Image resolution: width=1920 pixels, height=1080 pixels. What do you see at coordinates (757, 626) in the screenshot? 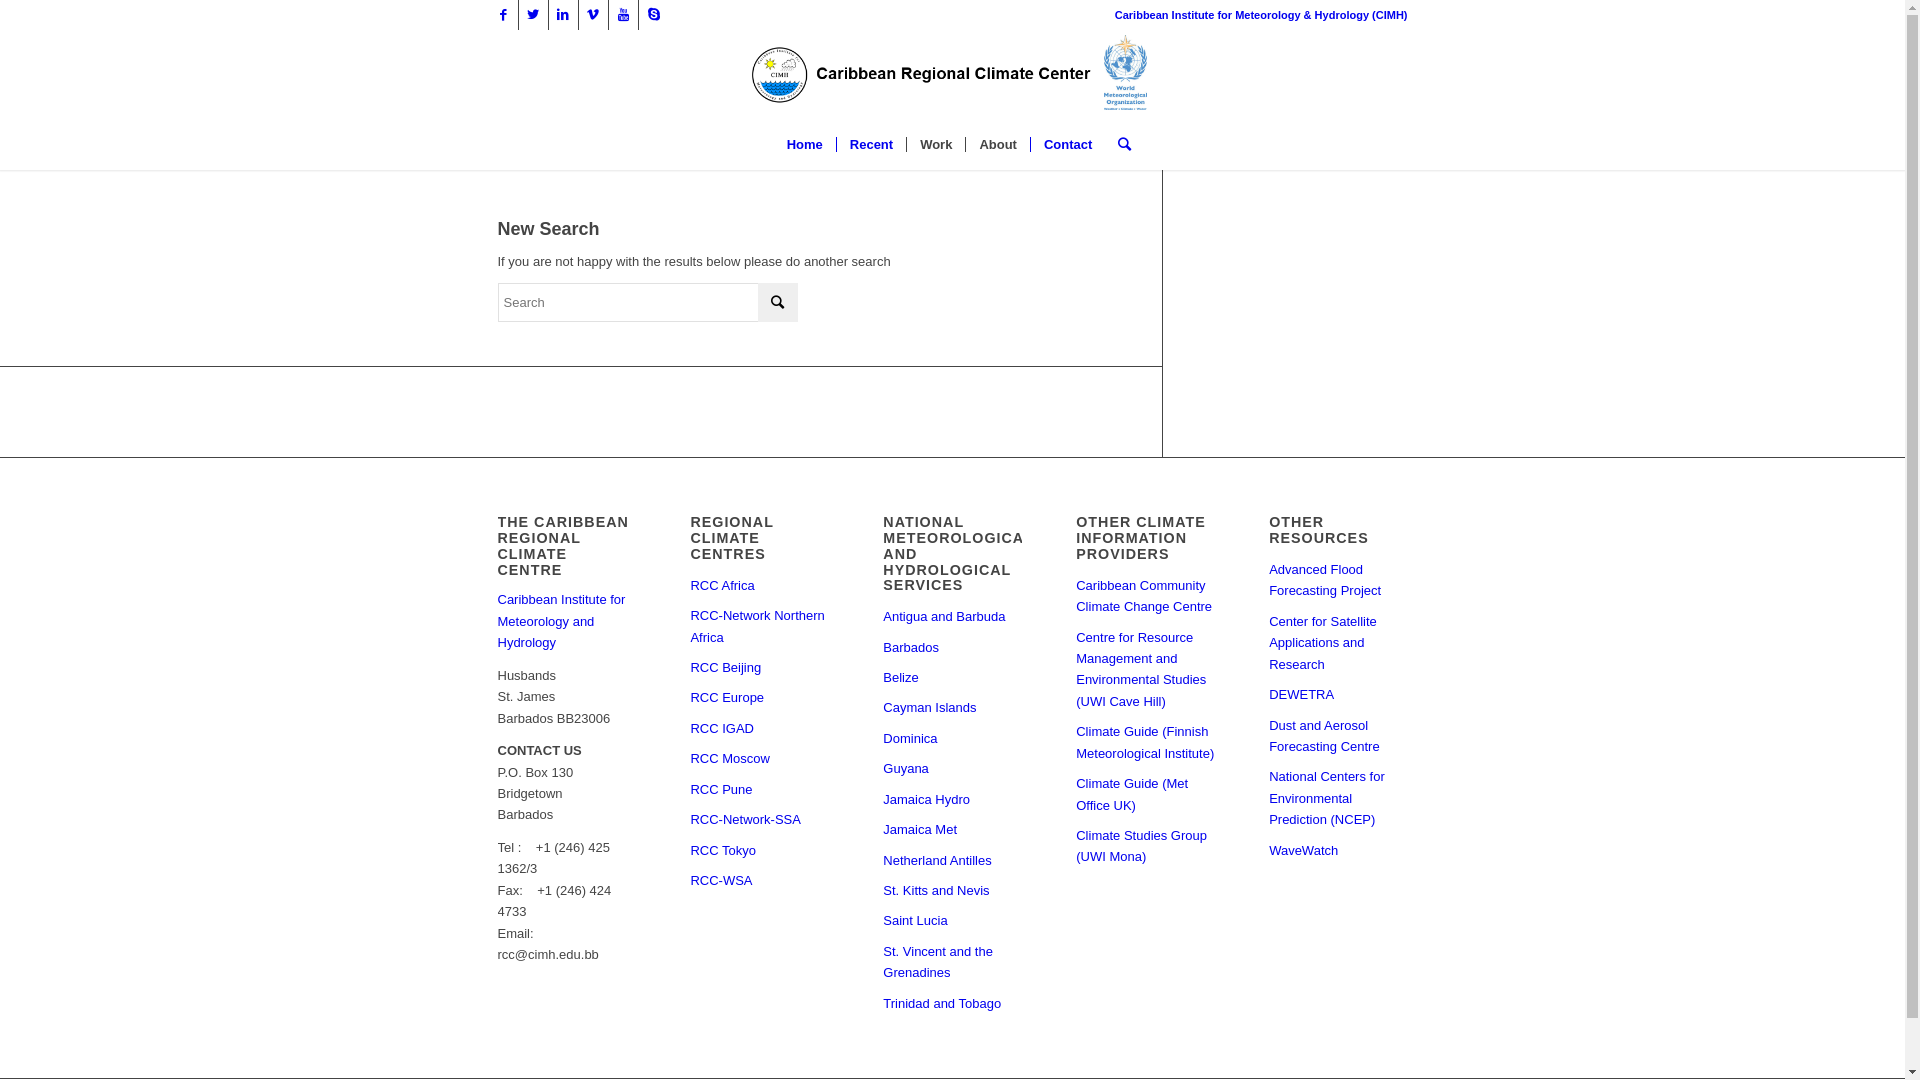
I see `'RCC-Network Northern Africa'` at bounding box center [757, 626].